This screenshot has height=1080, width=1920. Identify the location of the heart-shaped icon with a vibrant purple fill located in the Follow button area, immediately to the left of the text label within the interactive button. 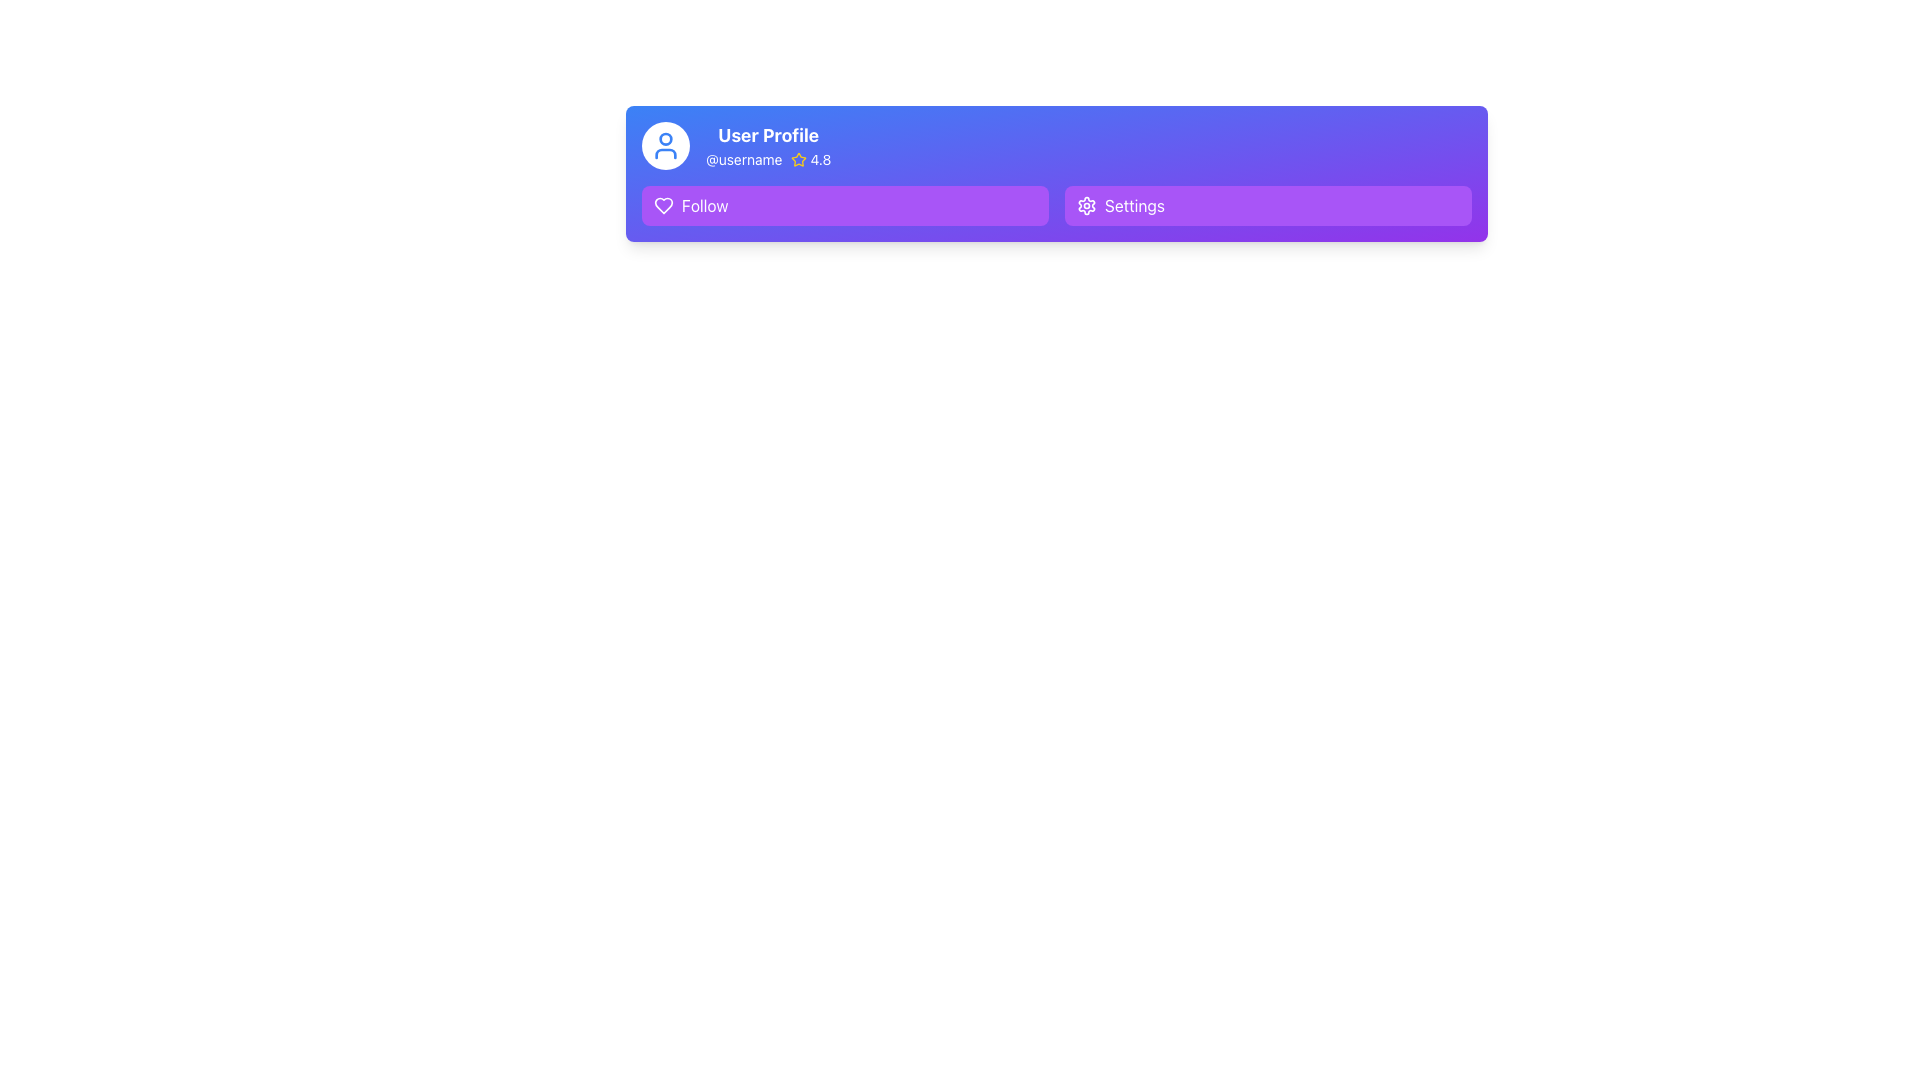
(663, 205).